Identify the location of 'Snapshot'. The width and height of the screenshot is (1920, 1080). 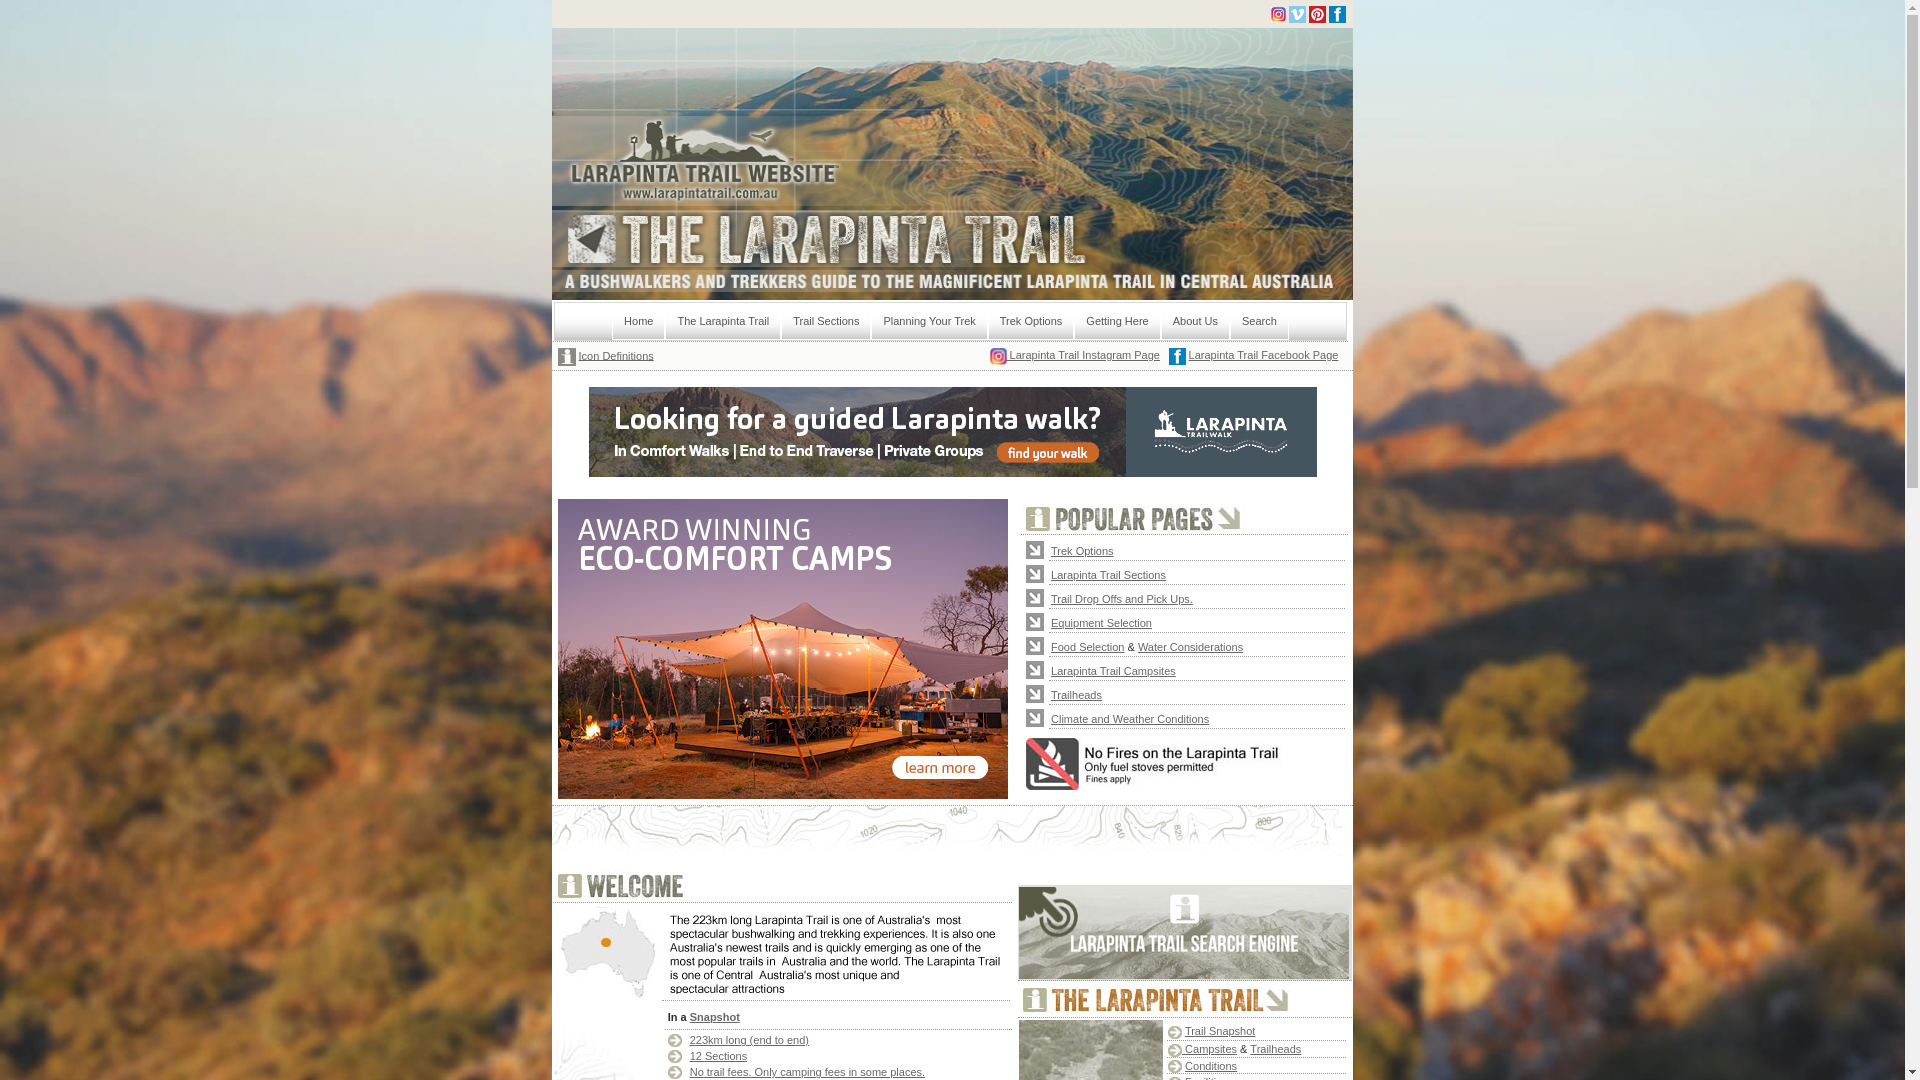
(715, 1017).